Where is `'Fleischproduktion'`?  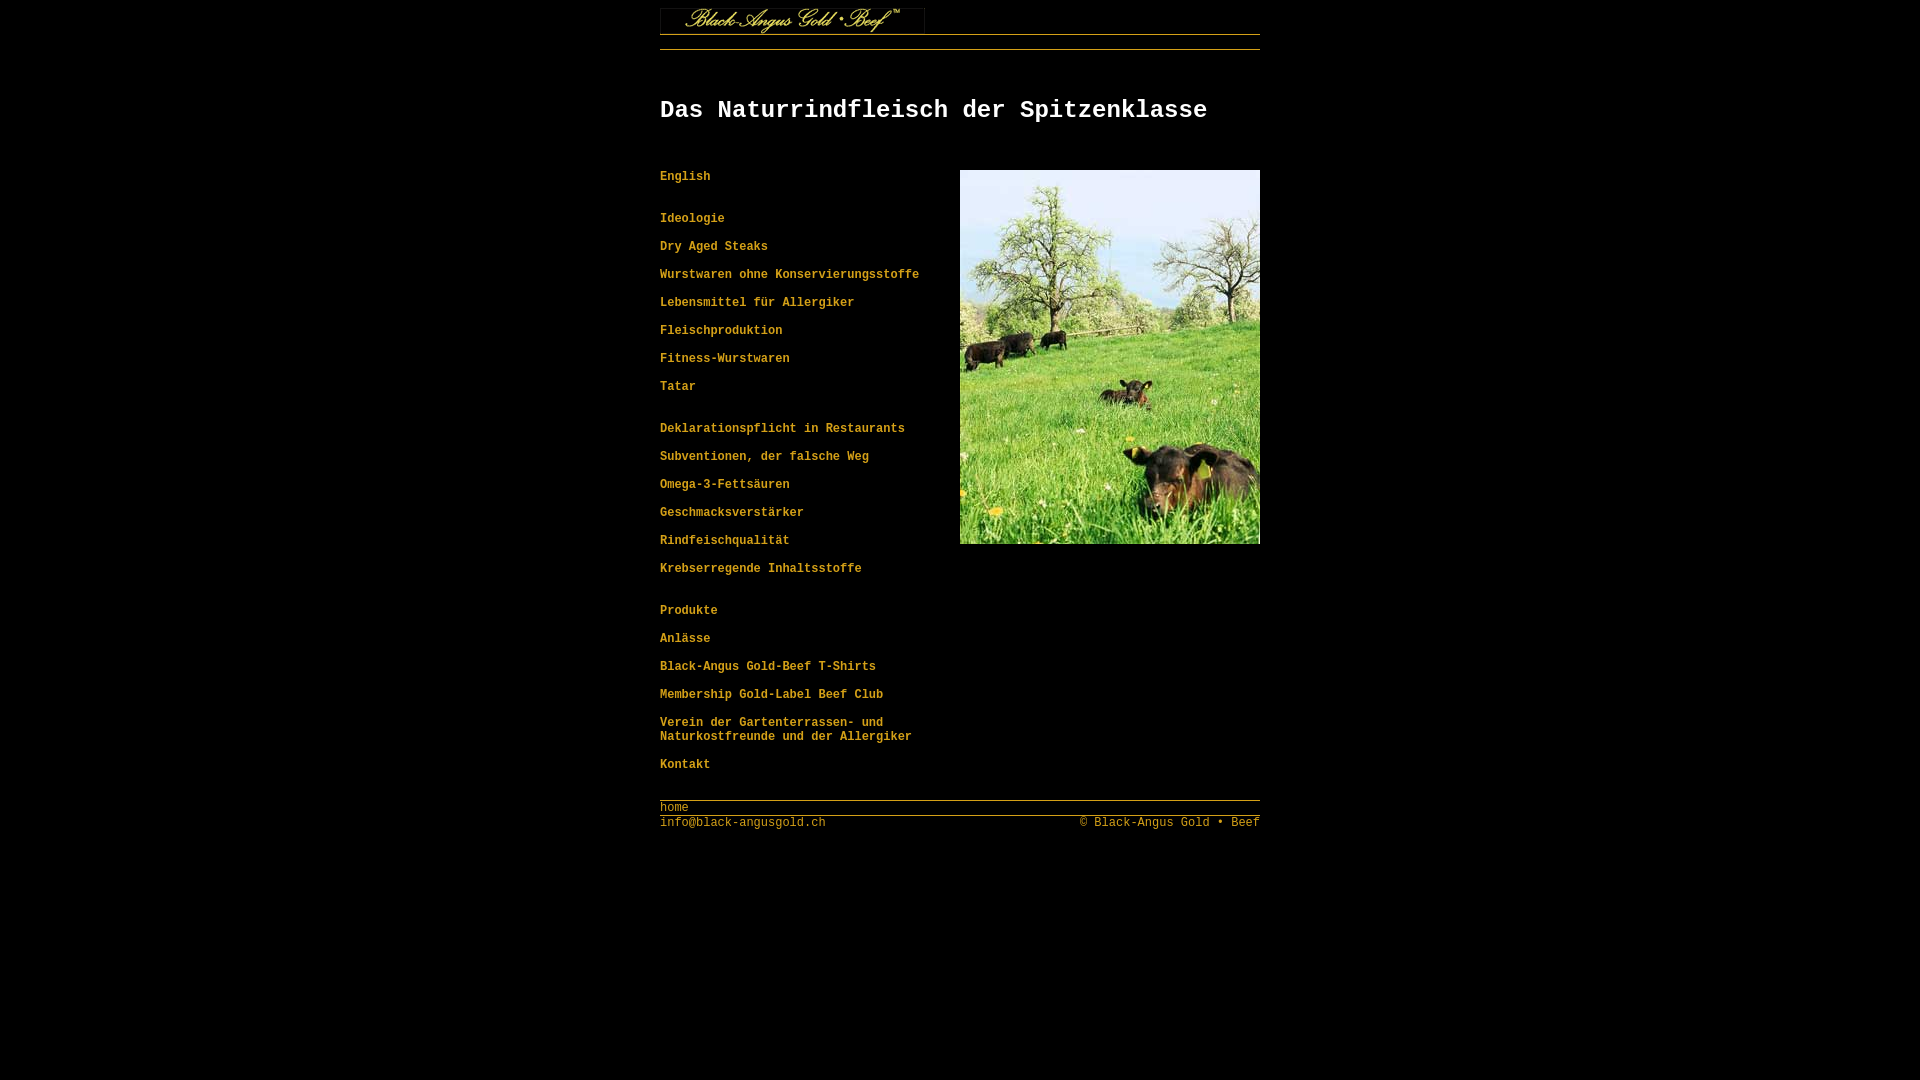 'Fleischproduktion' is located at coordinates (720, 330).